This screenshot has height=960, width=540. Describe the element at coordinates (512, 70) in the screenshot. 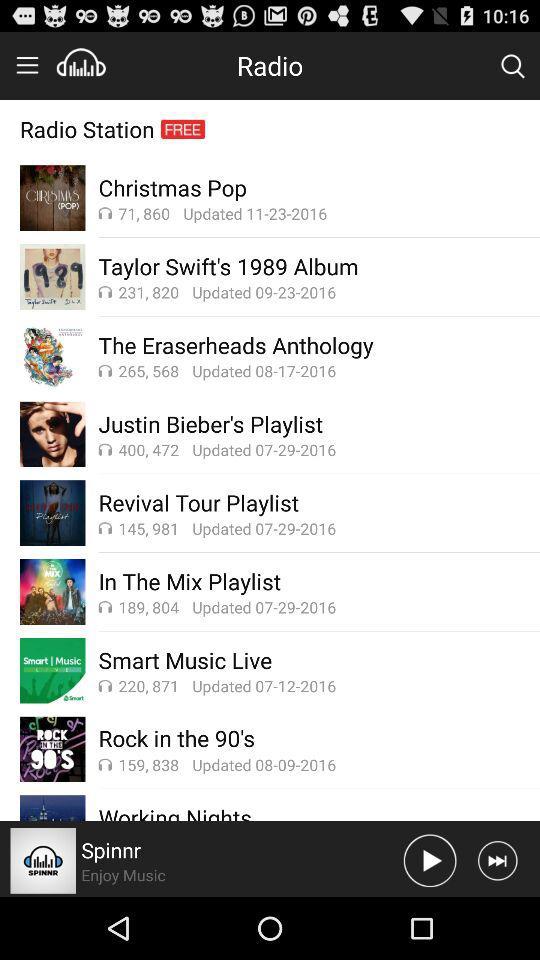

I see `the search icon` at that location.